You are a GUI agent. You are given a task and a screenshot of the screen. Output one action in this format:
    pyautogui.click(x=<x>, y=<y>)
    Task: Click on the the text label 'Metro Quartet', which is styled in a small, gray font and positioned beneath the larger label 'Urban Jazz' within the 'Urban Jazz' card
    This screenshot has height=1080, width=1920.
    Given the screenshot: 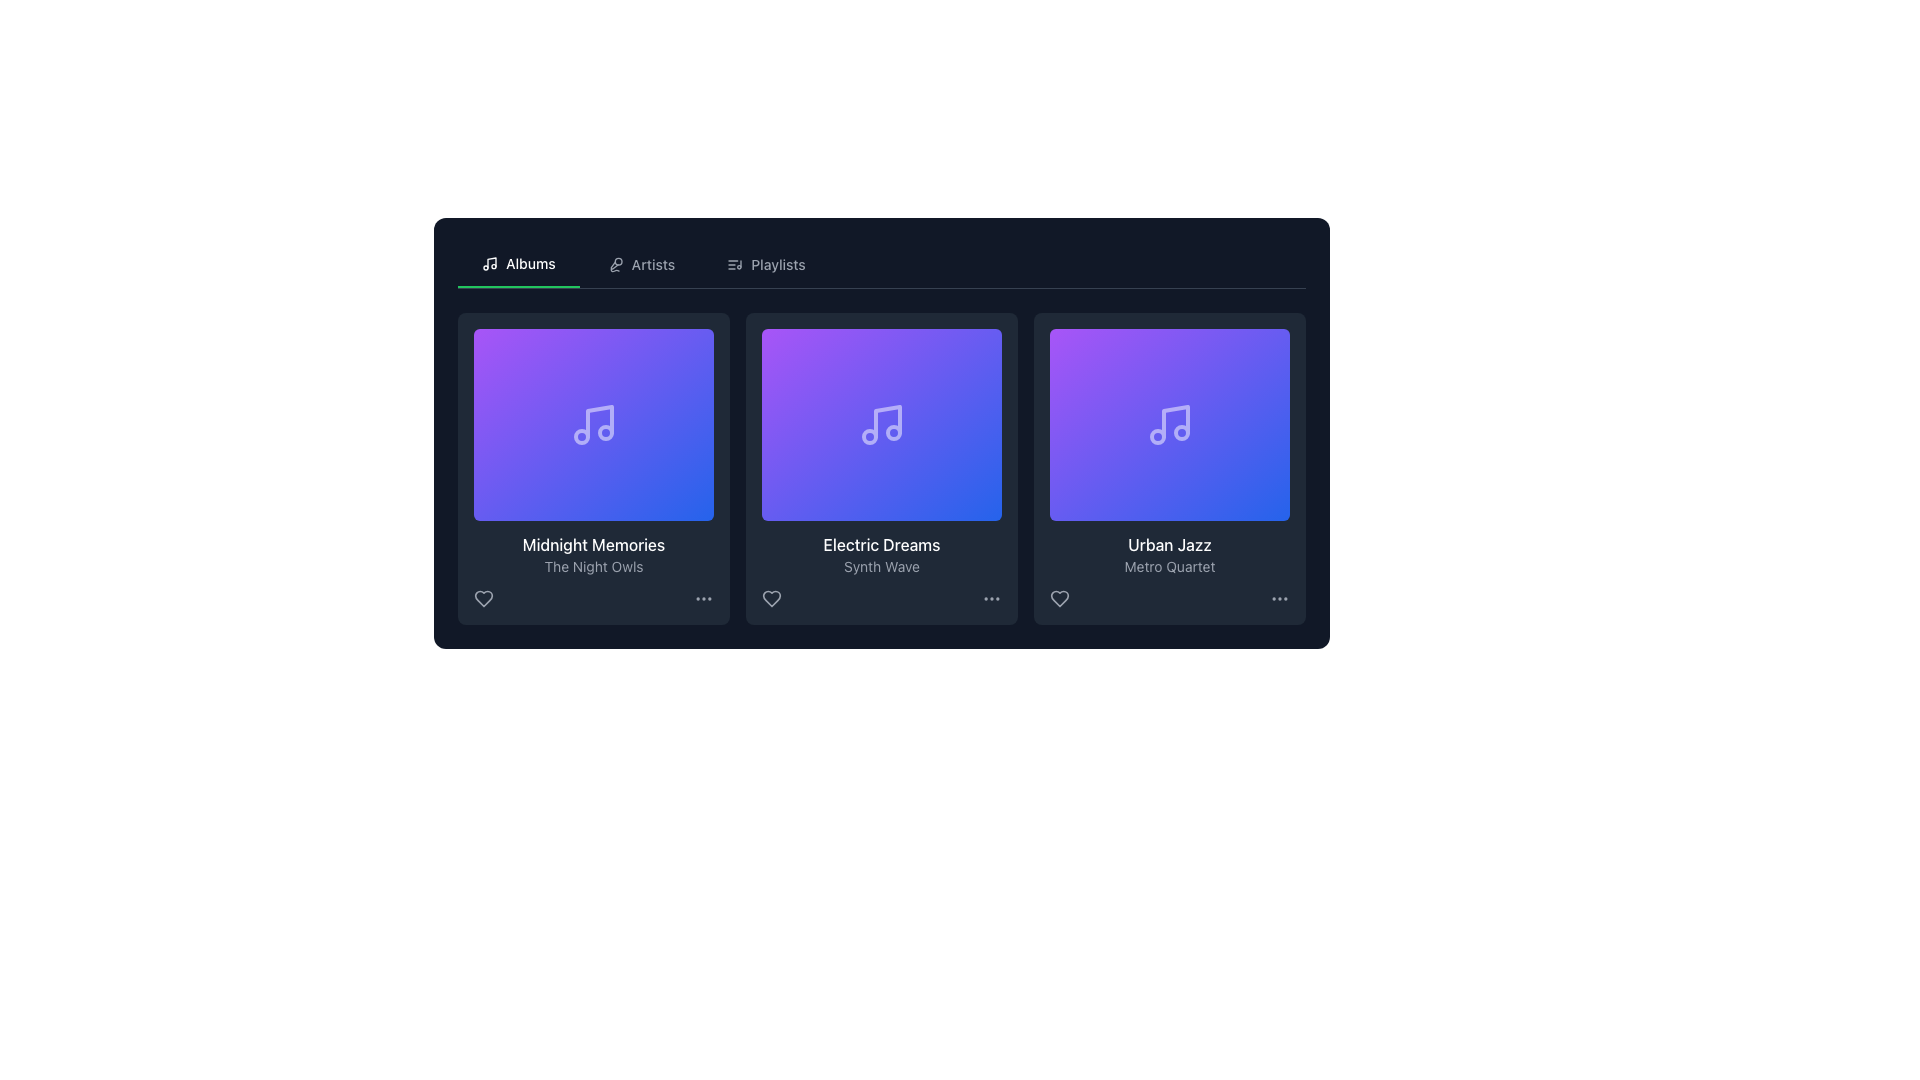 What is the action you would take?
    pyautogui.click(x=1170, y=567)
    